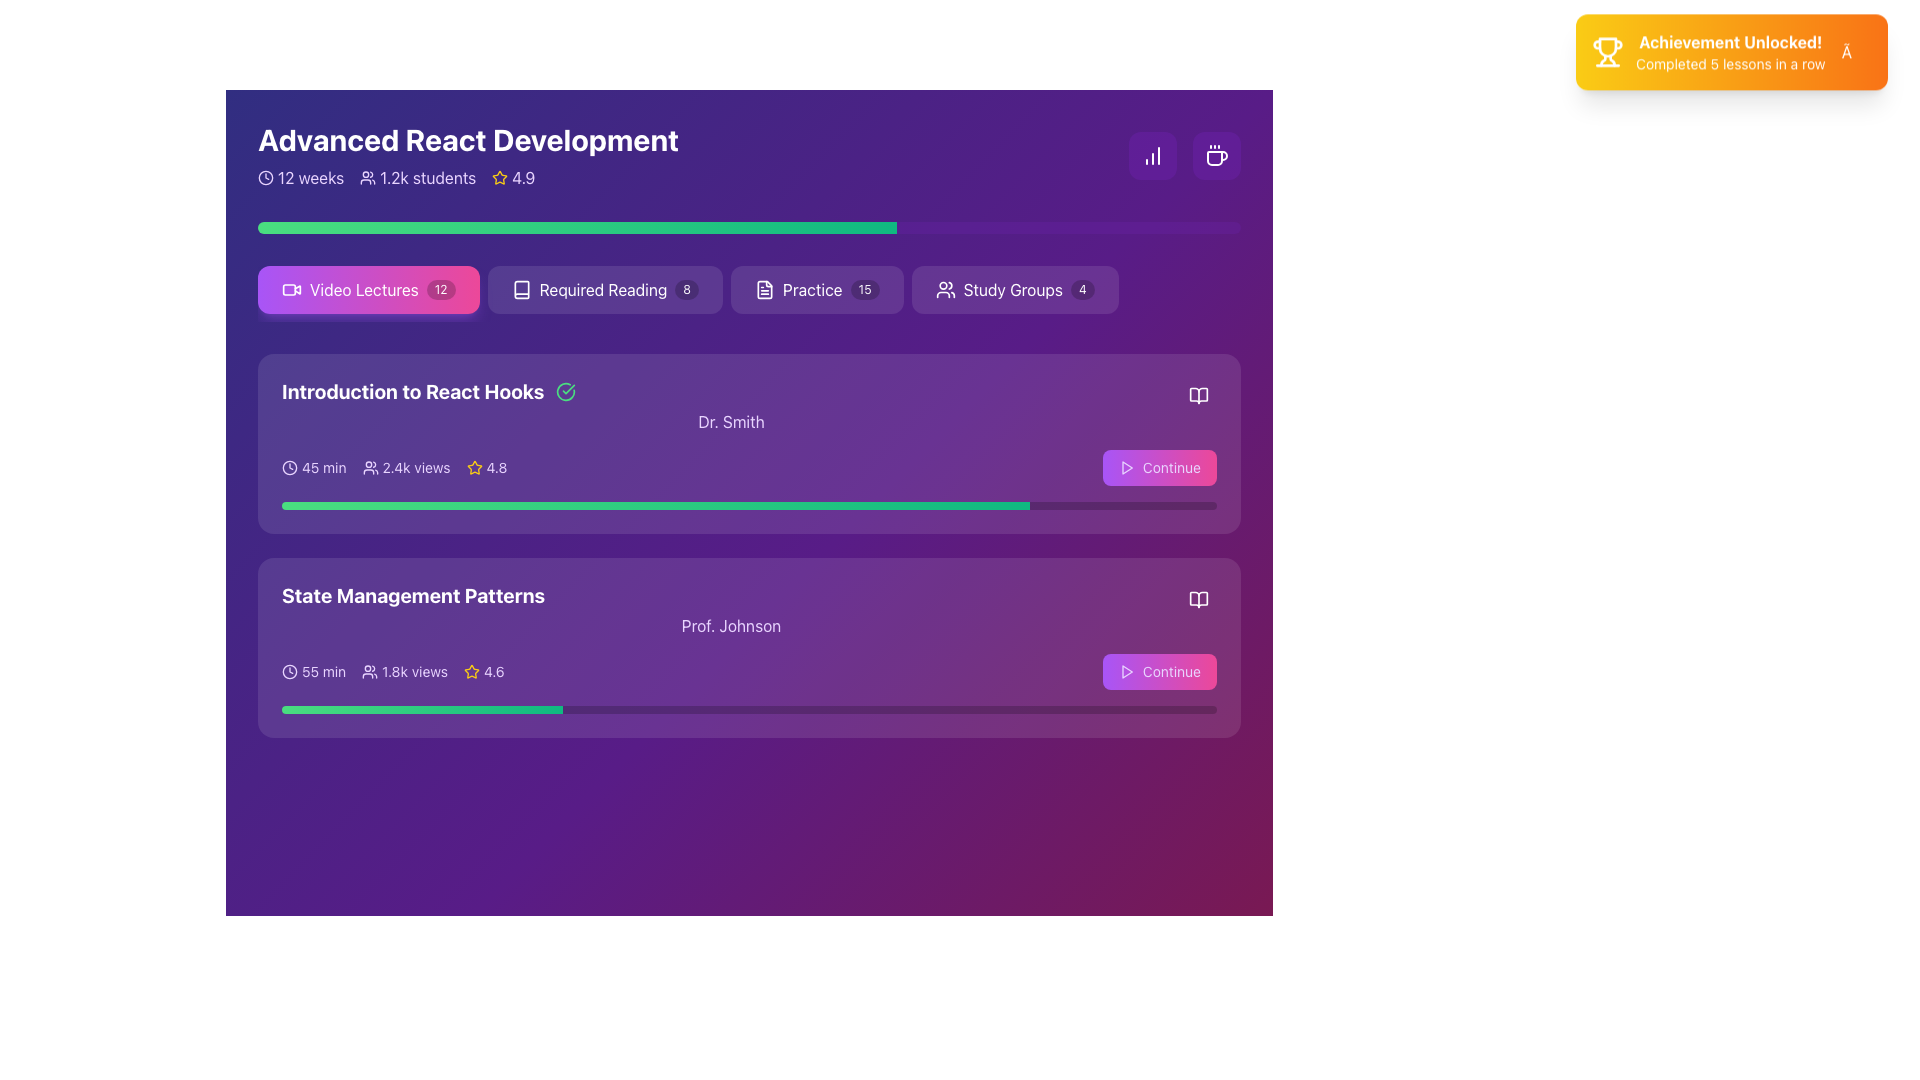 This screenshot has width=1920, height=1080. What do you see at coordinates (288, 671) in the screenshot?
I see `the small clock icon, which is a line-art style icon with clock hands located at the beginning of the '55 min' text under the 'State Management Patterns' section` at bounding box center [288, 671].